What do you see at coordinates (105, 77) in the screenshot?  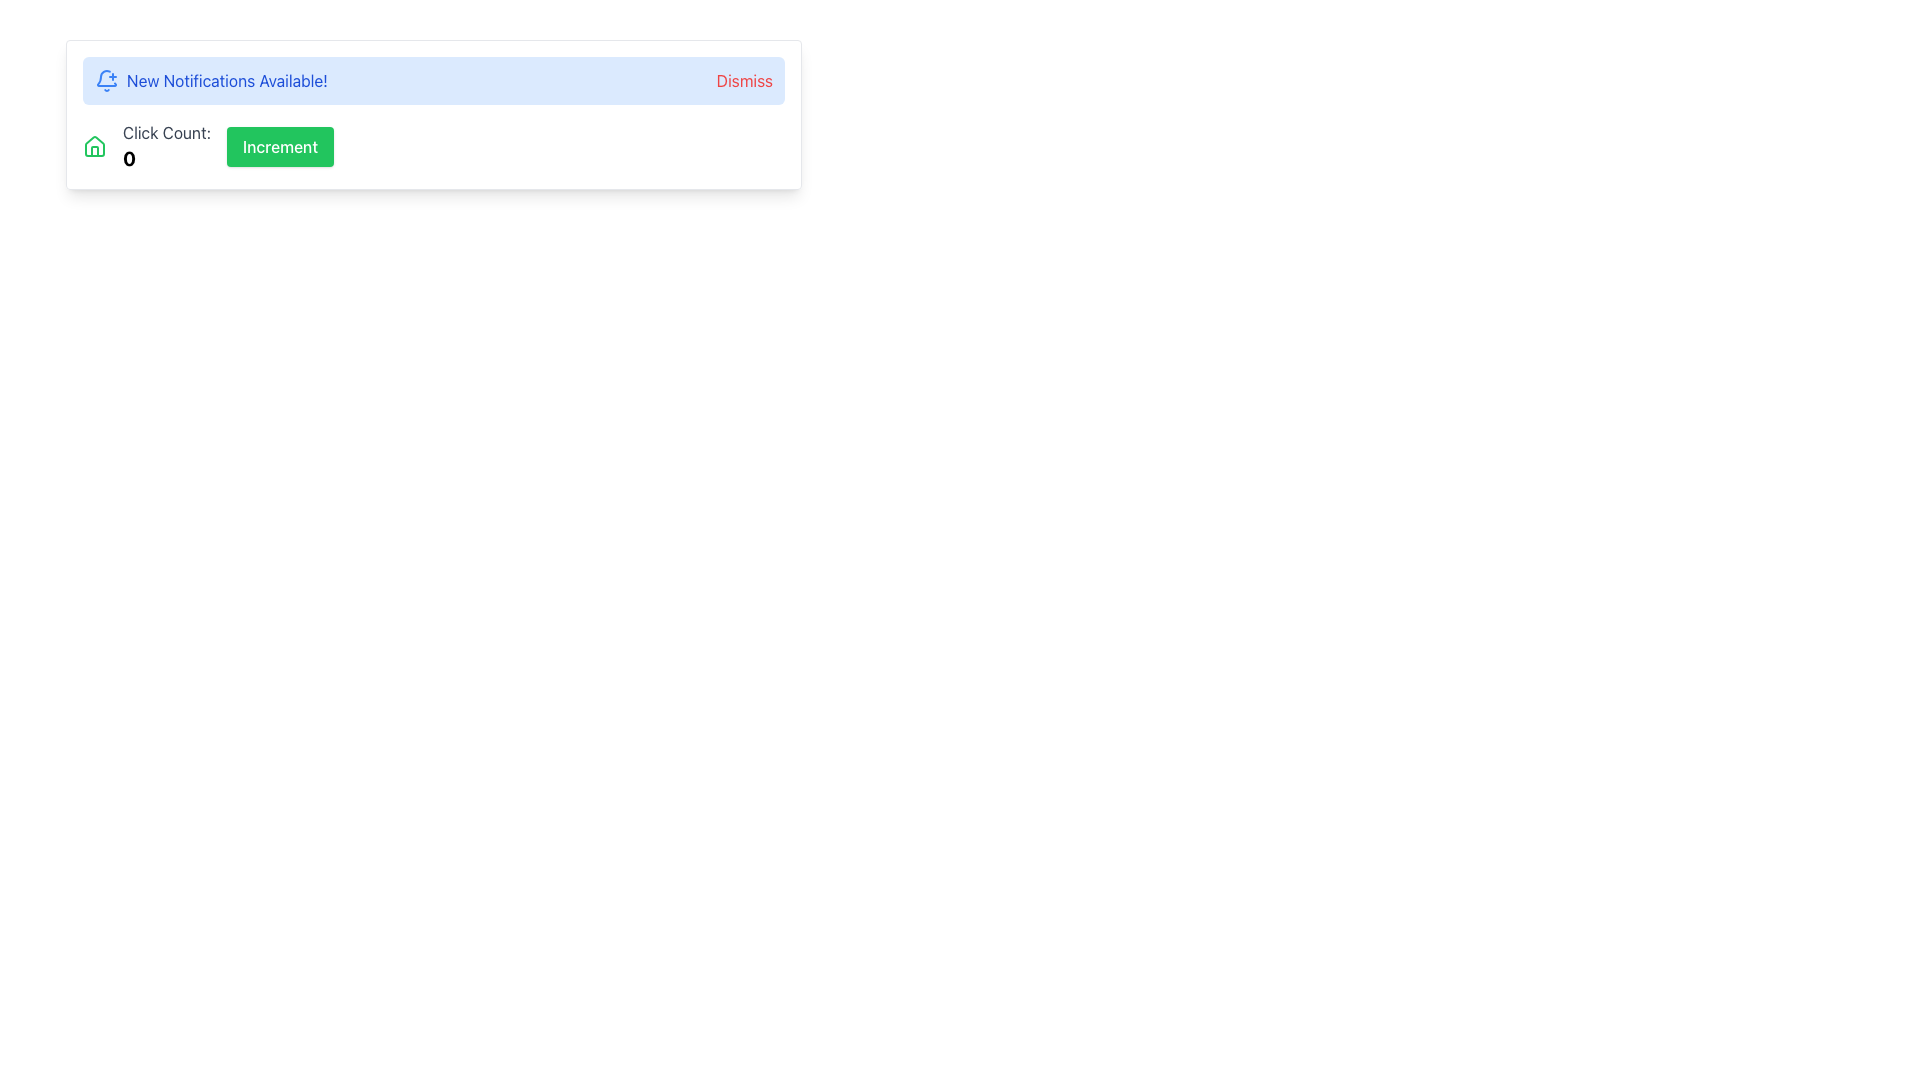 I see `the blue bell icon with a '+' symbol in the notifications section` at bounding box center [105, 77].